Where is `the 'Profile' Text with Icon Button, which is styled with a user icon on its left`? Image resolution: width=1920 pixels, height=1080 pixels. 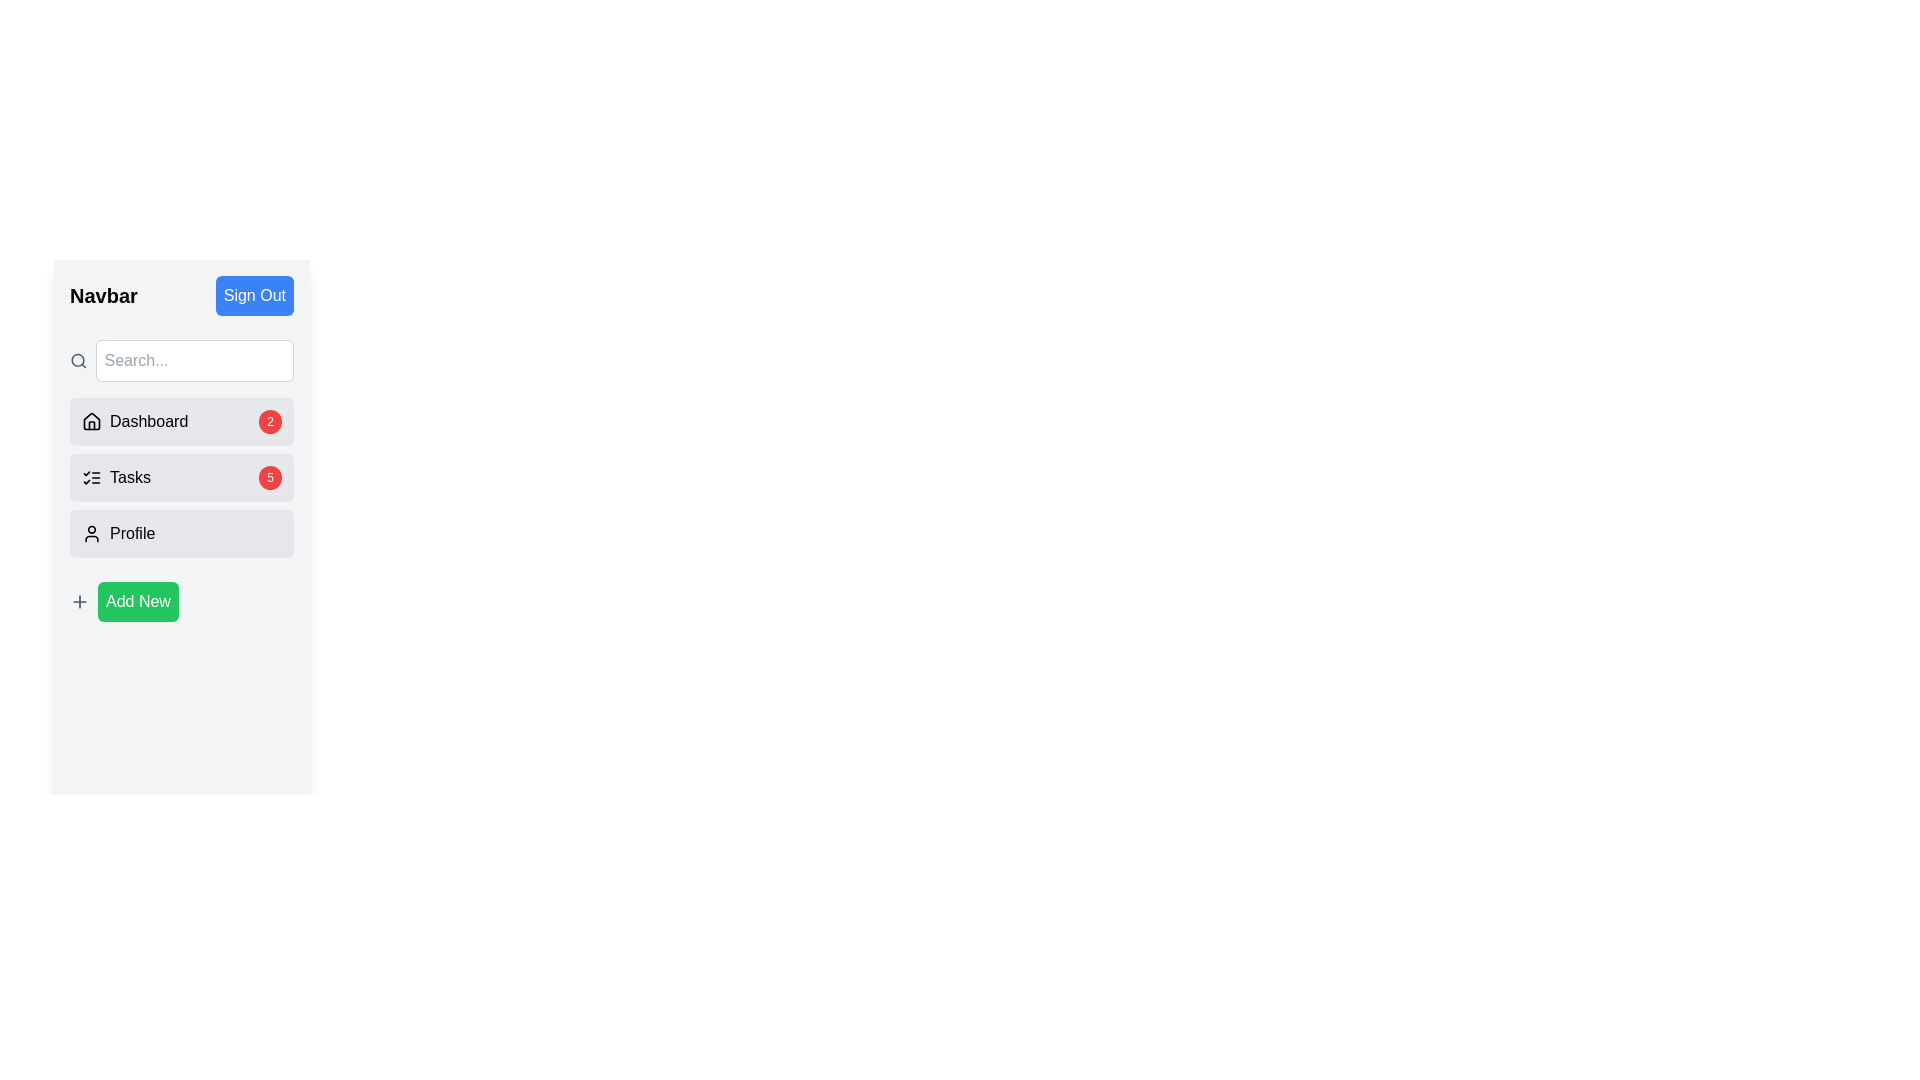 the 'Profile' Text with Icon Button, which is styled with a user icon on its left is located at coordinates (117, 532).